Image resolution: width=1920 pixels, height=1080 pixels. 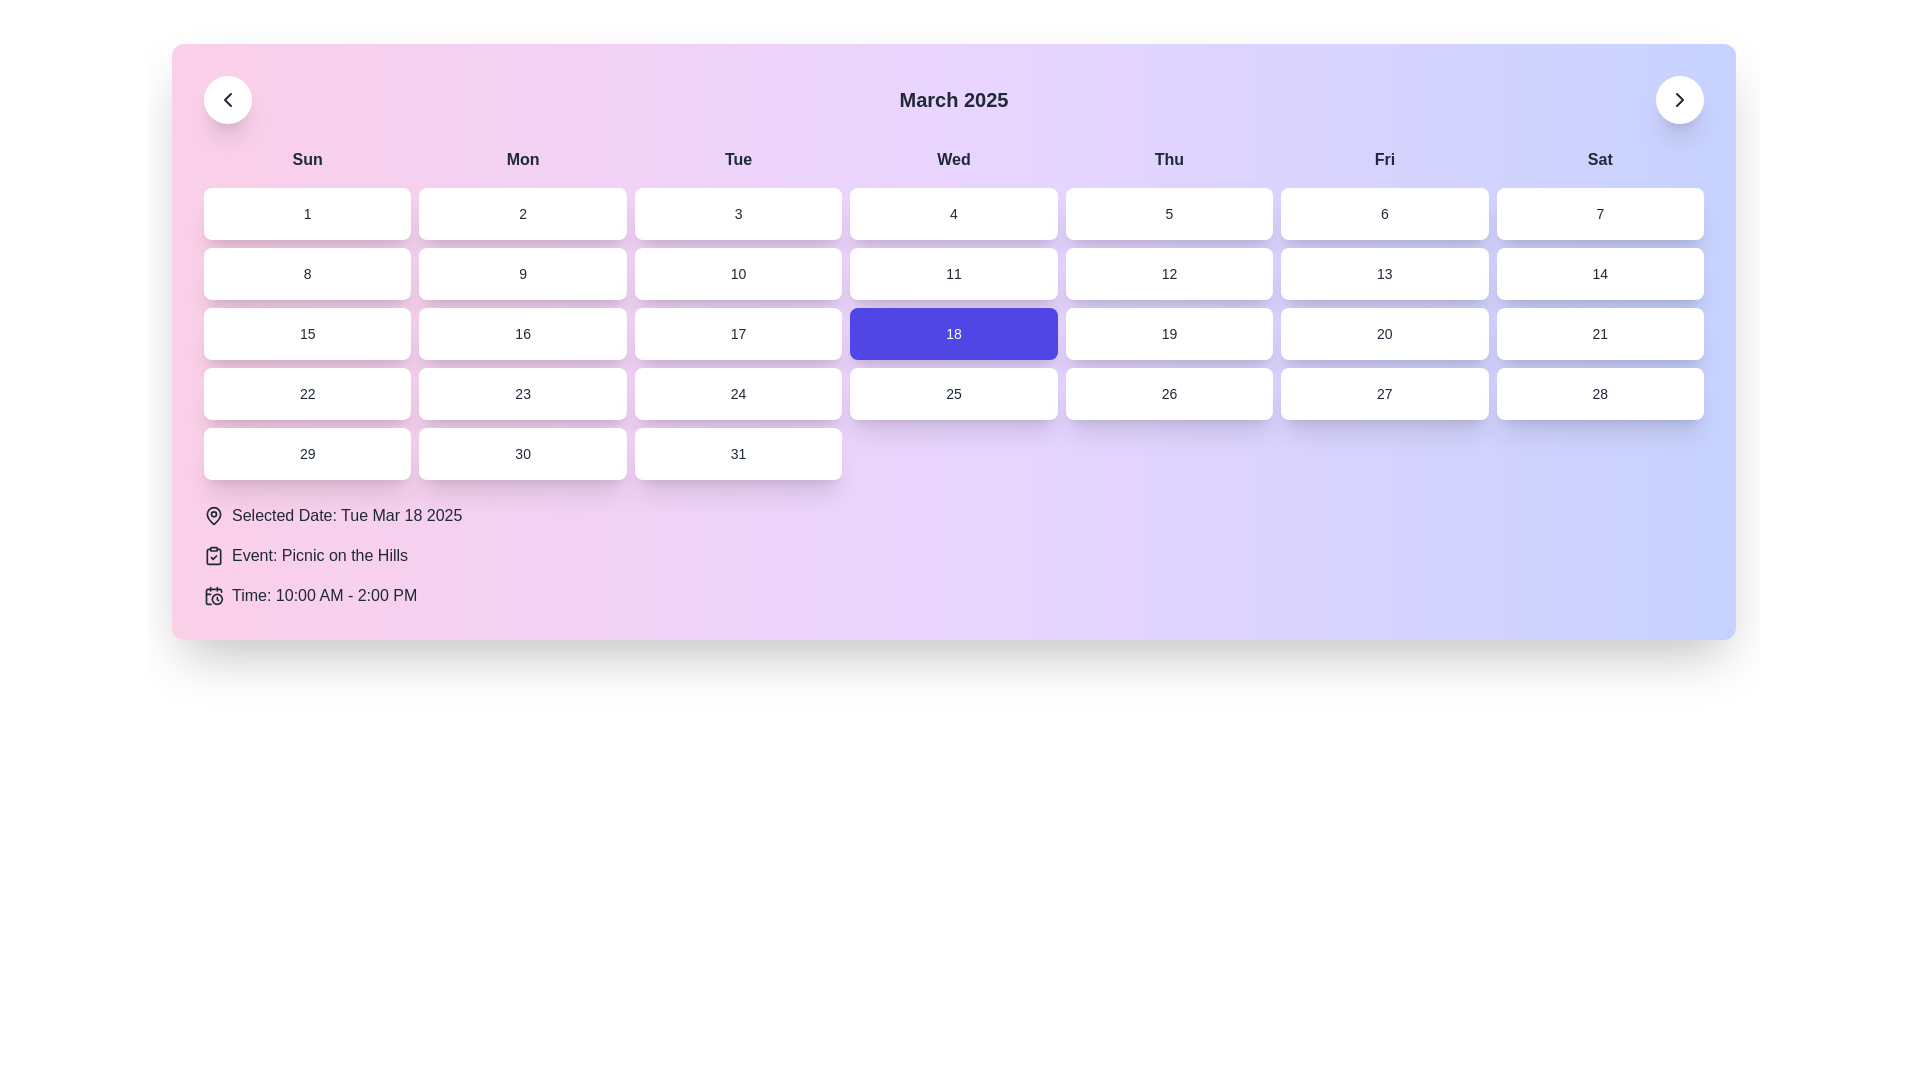 What do you see at coordinates (737, 158) in the screenshot?
I see `the Text Label indicating 'Tue', which is the third day in the calendar layout, positioned centrally in the third column` at bounding box center [737, 158].